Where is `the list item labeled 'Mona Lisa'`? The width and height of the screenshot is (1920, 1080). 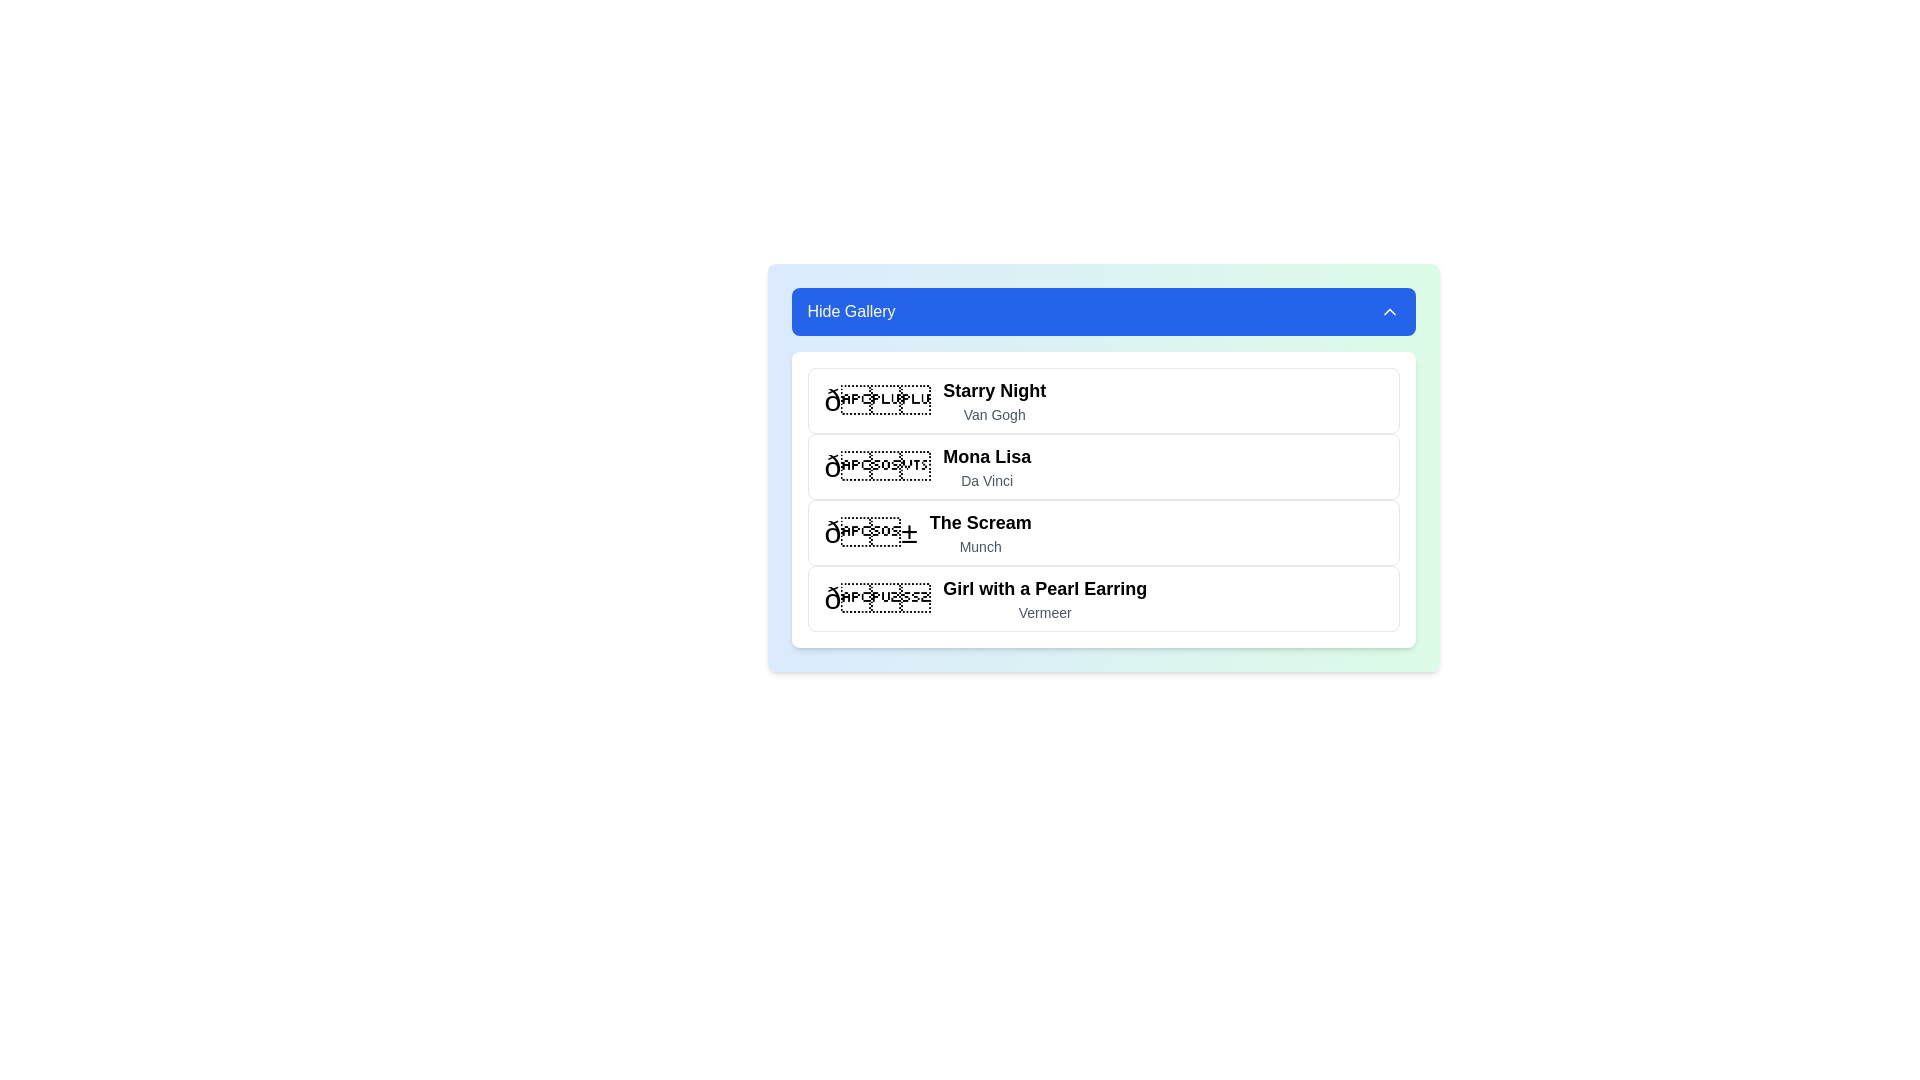
the list item labeled 'Mona Lisa' is located at coordinates (1102, 467).